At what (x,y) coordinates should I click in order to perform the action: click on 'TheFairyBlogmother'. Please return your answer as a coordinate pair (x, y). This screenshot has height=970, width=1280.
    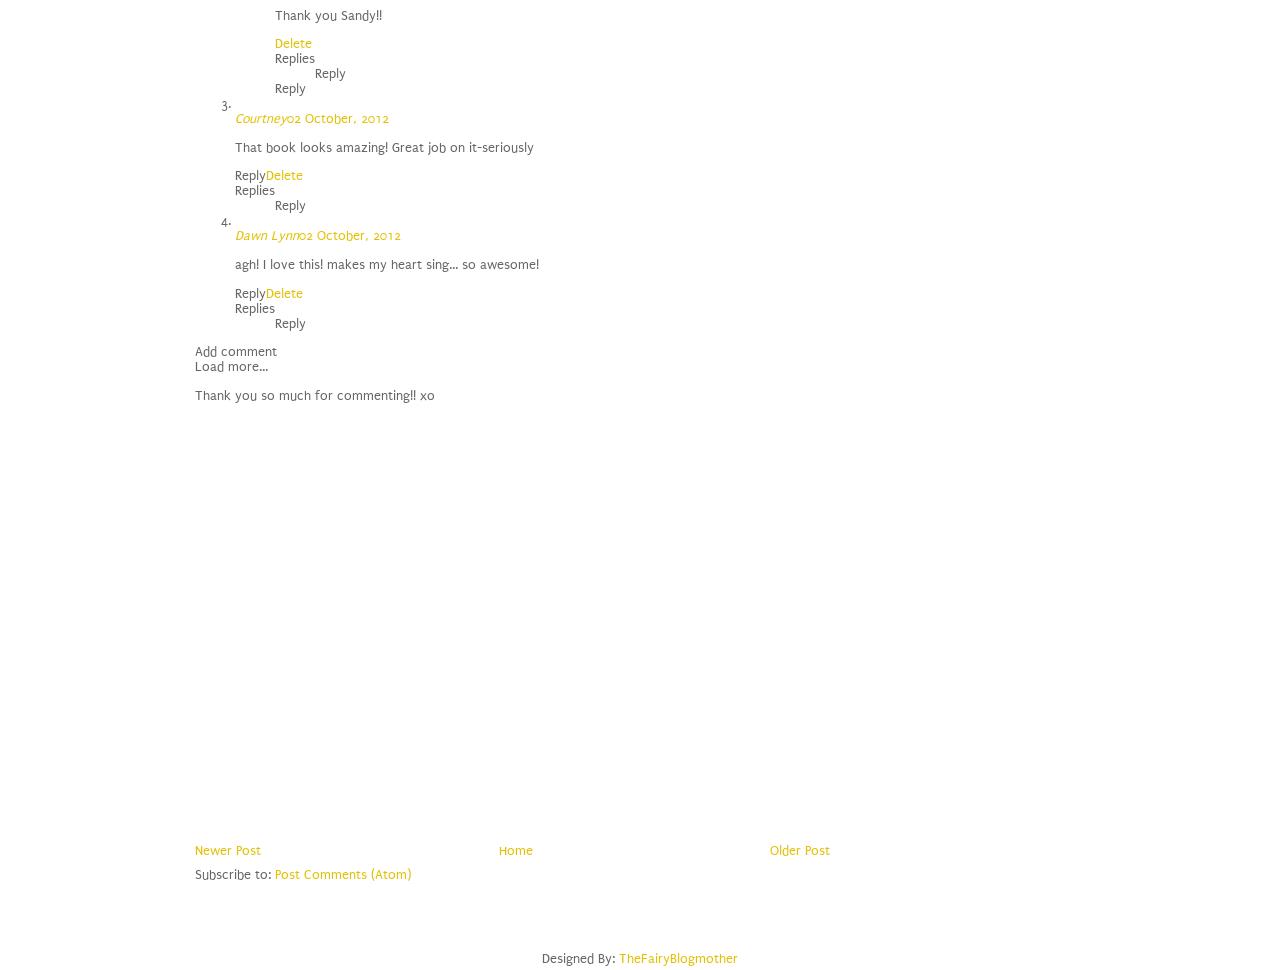
    Looking at the image, I should click on (678, 957).